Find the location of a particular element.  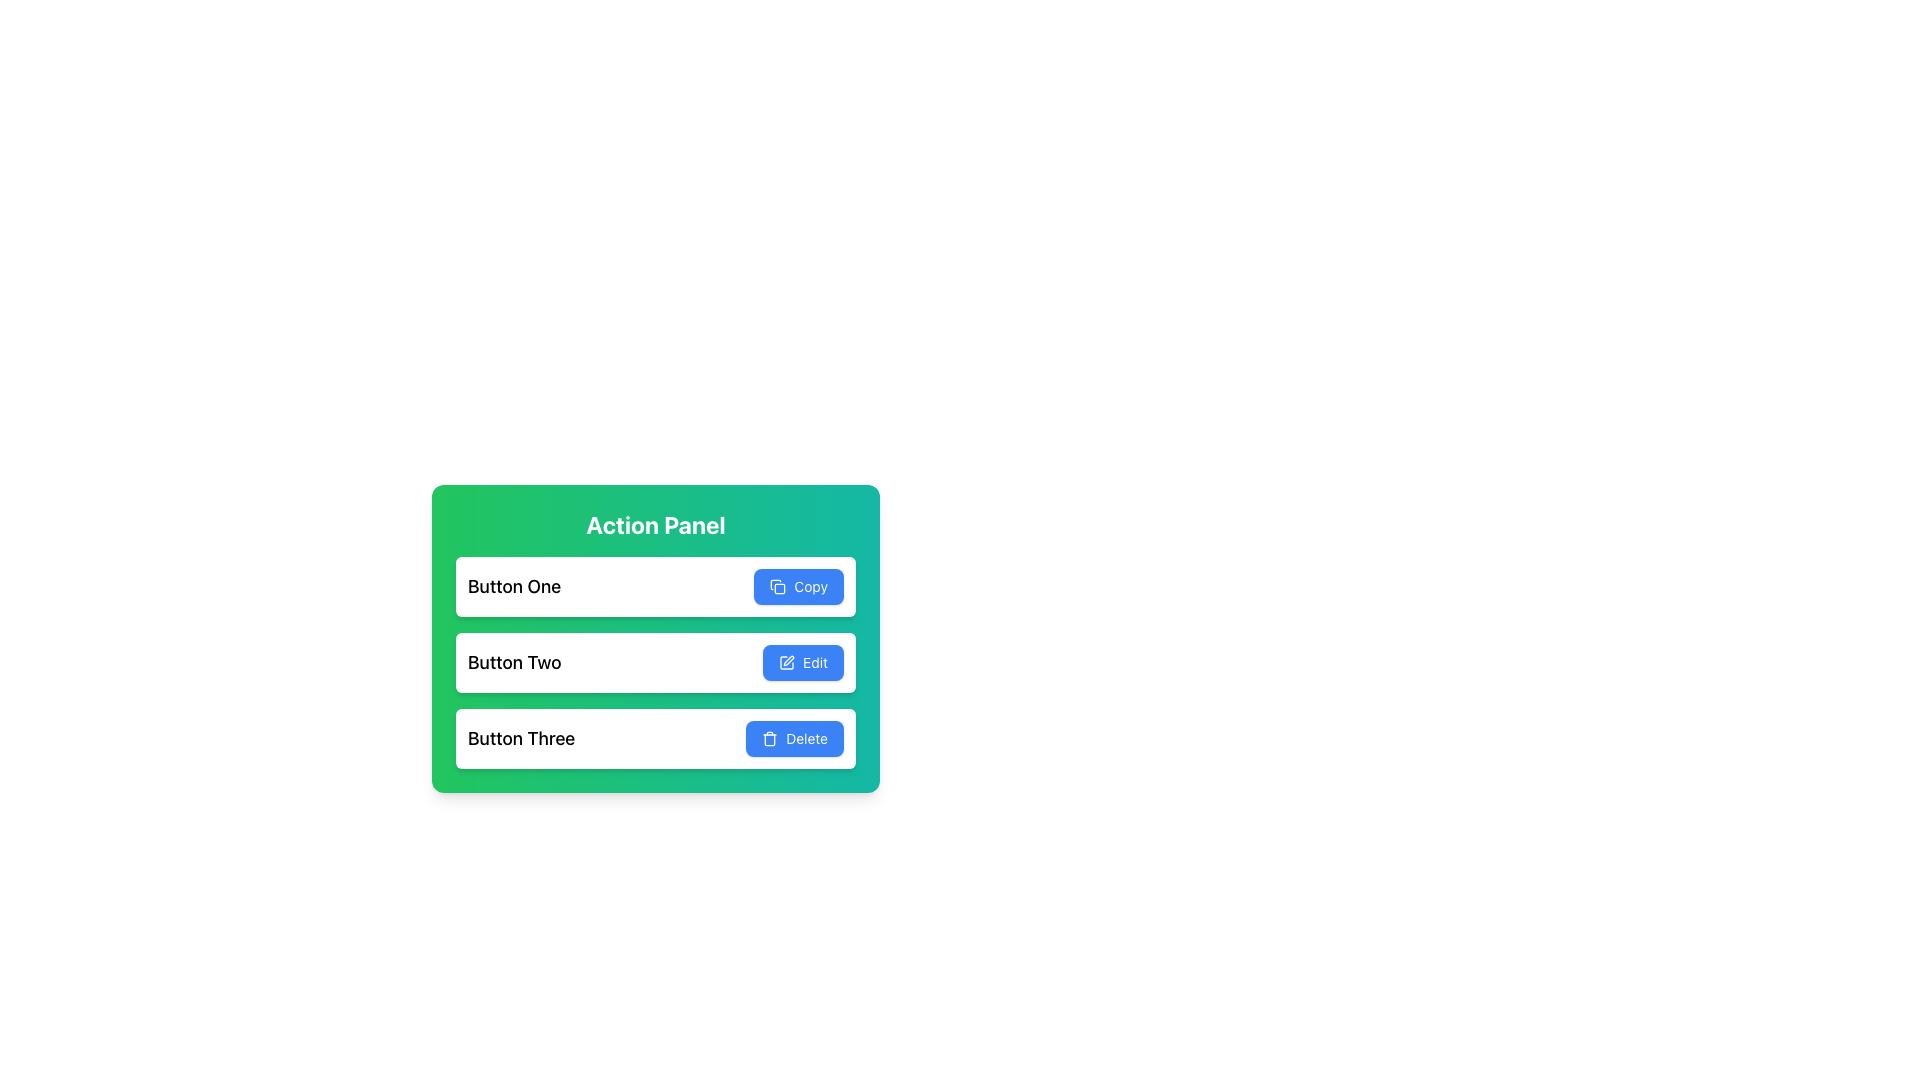

the 'Edit' graphical icon, which is a blue button featuring a pen-like icon, located in the second row of buttons is located at coordinates (788, 660).